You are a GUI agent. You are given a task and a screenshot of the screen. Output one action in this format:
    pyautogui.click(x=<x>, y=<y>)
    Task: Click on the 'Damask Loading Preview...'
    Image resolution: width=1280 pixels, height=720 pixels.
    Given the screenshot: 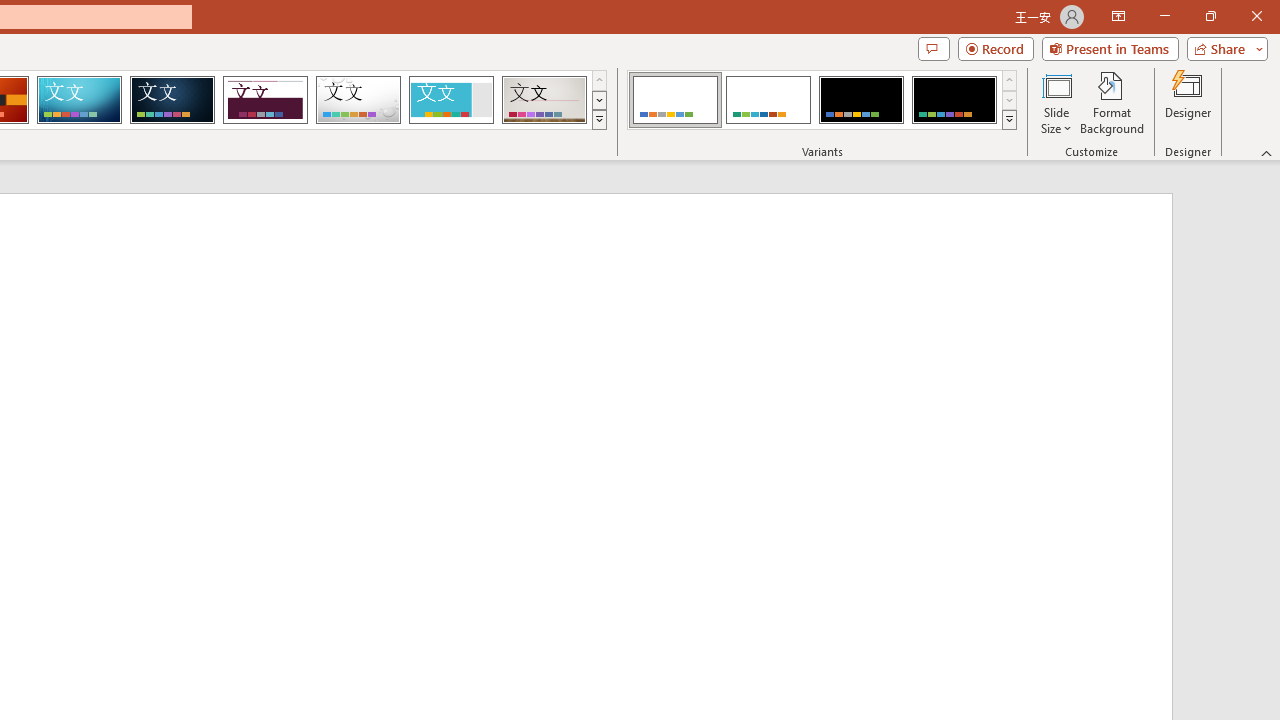 What is the action you would take?
    pyautogui.click(x=172, y=100)
    